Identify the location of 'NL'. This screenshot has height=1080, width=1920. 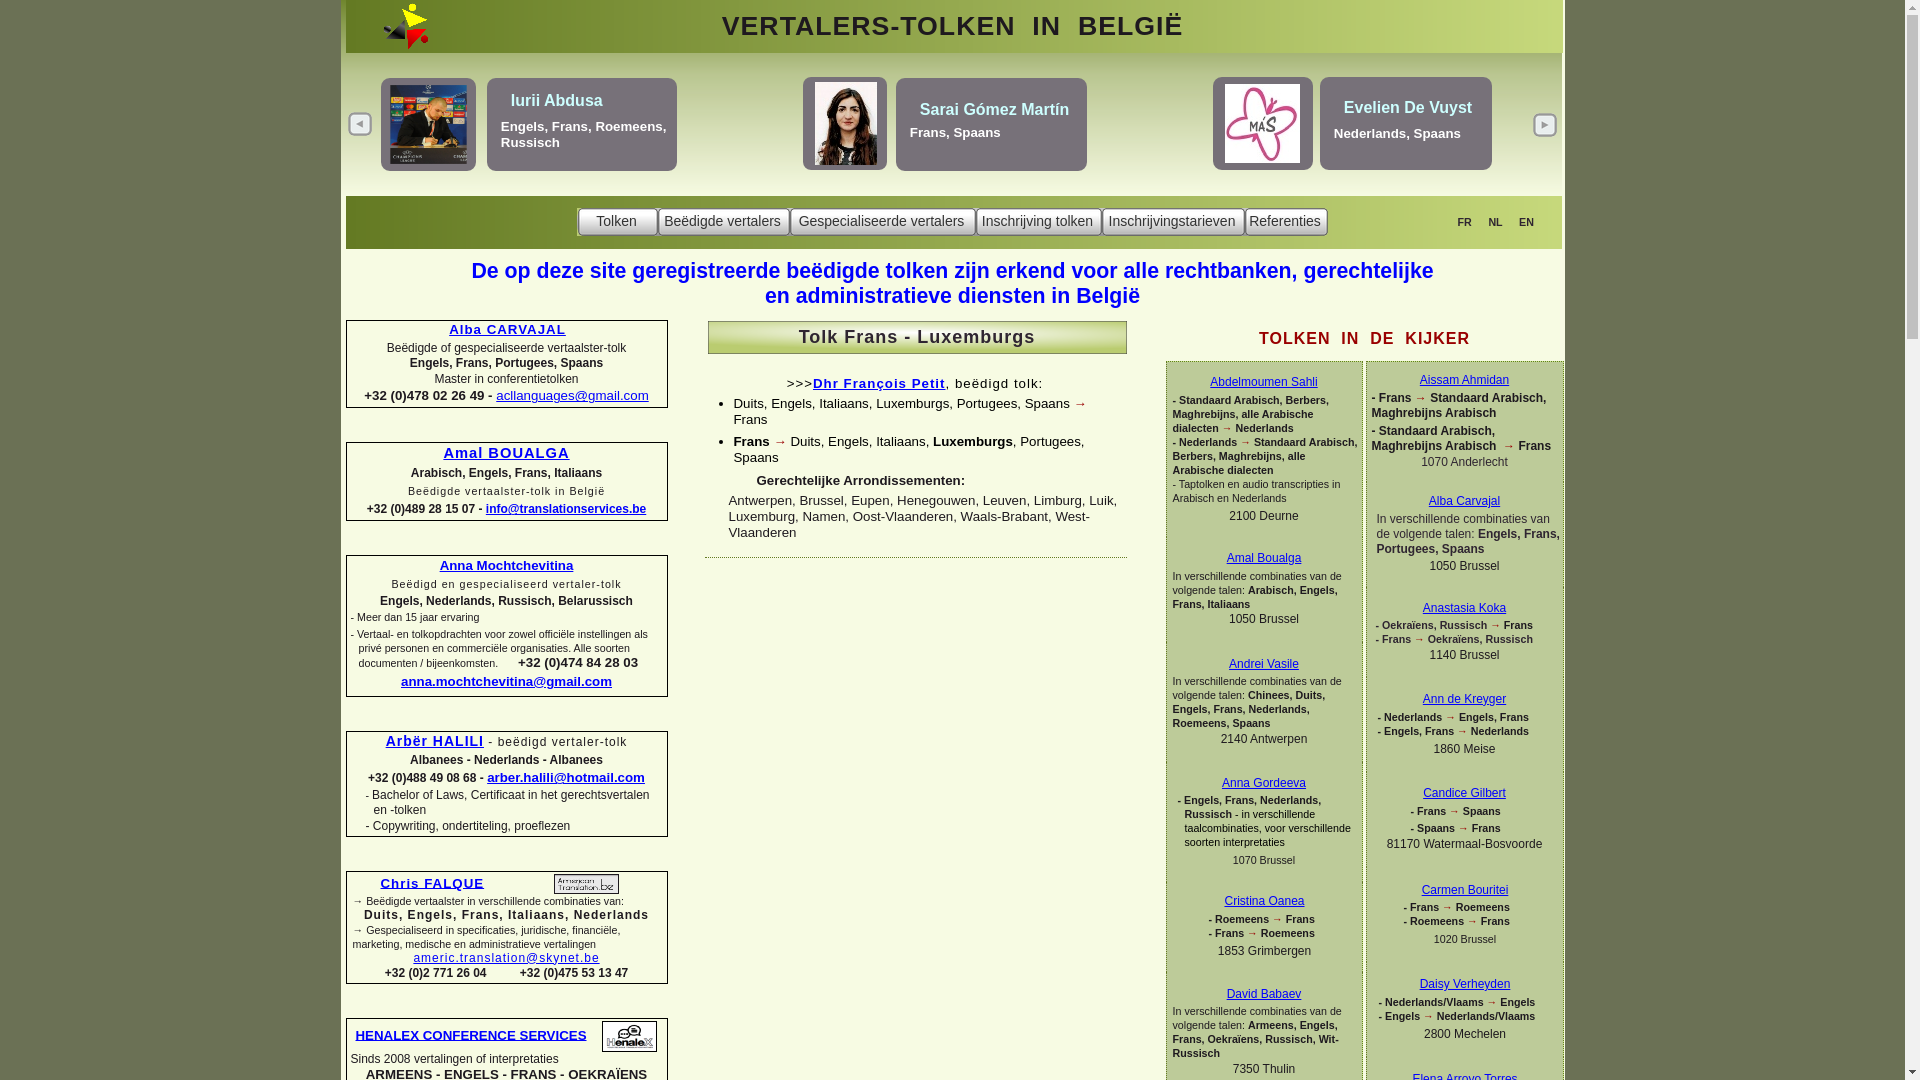
(1494, 222).